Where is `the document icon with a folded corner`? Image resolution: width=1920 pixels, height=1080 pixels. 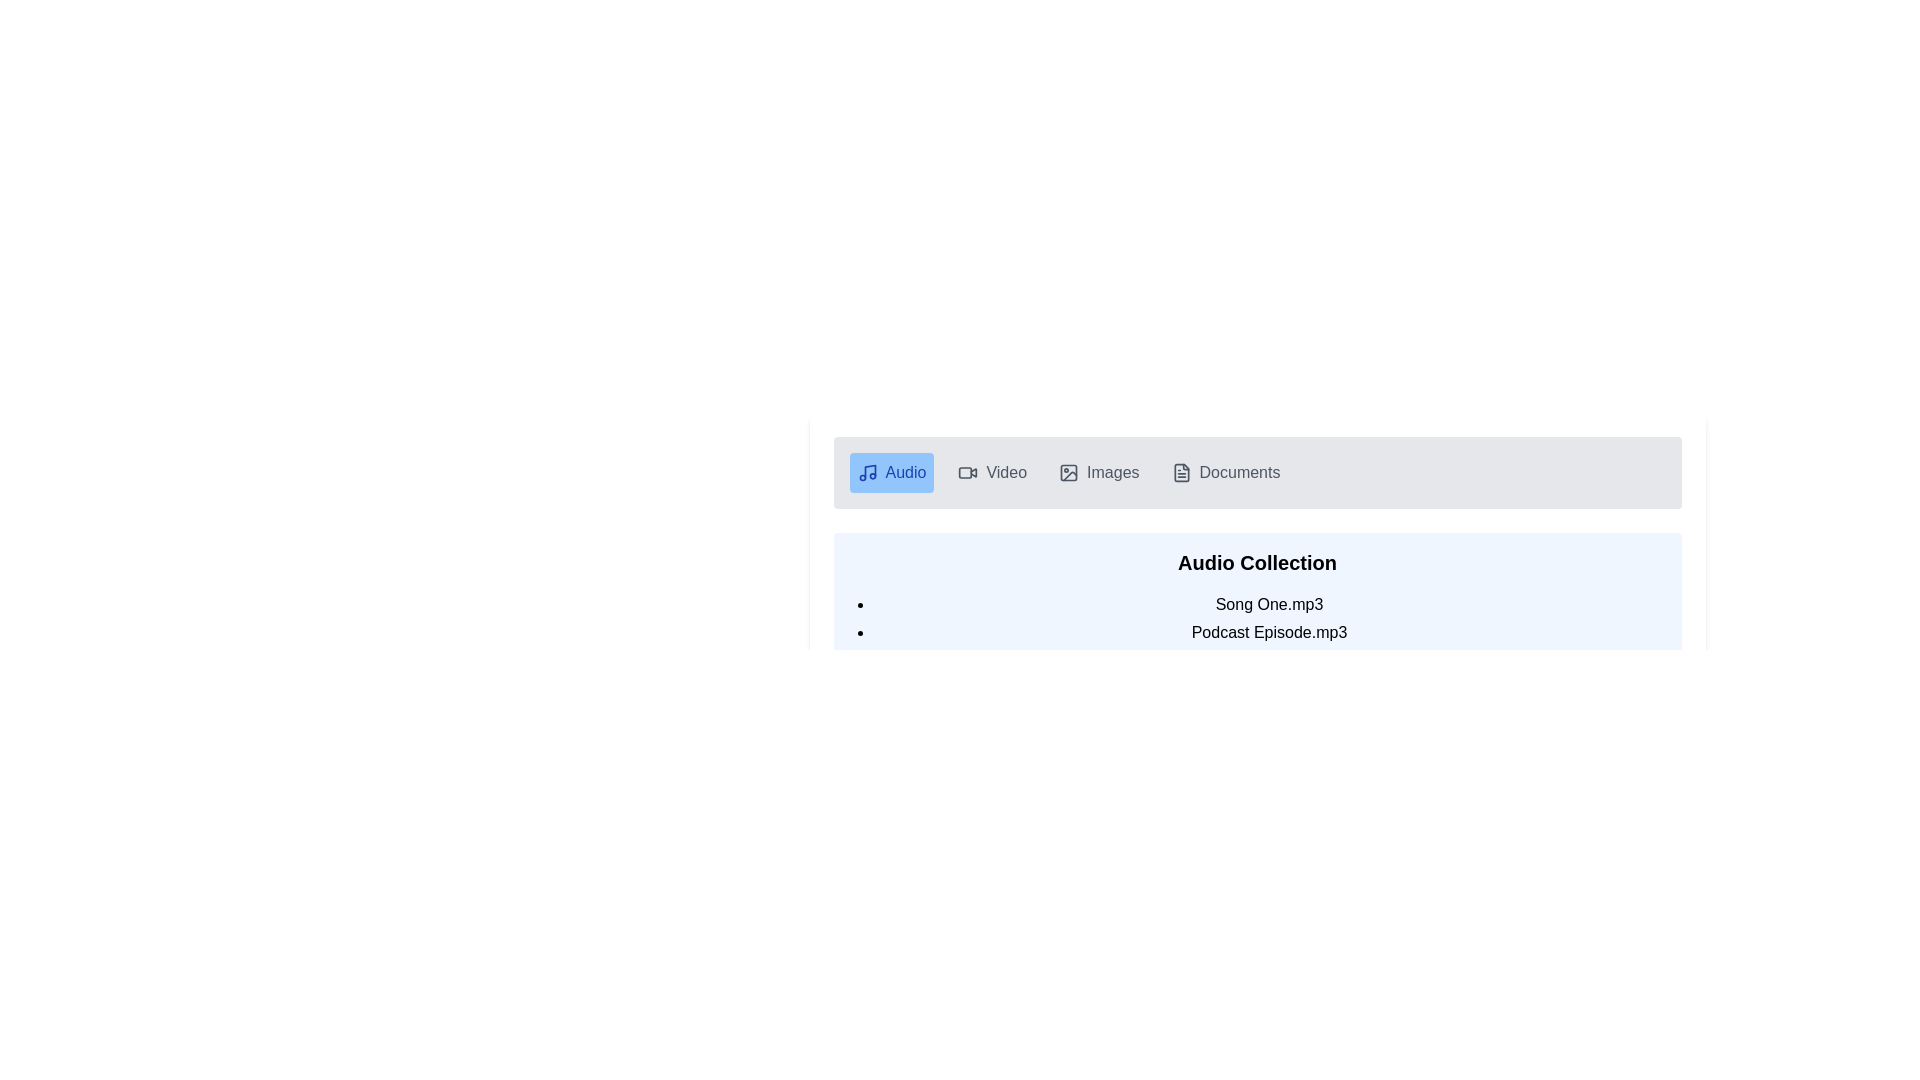
the document icon with a folded corner is located at coordinates (1181, 473).